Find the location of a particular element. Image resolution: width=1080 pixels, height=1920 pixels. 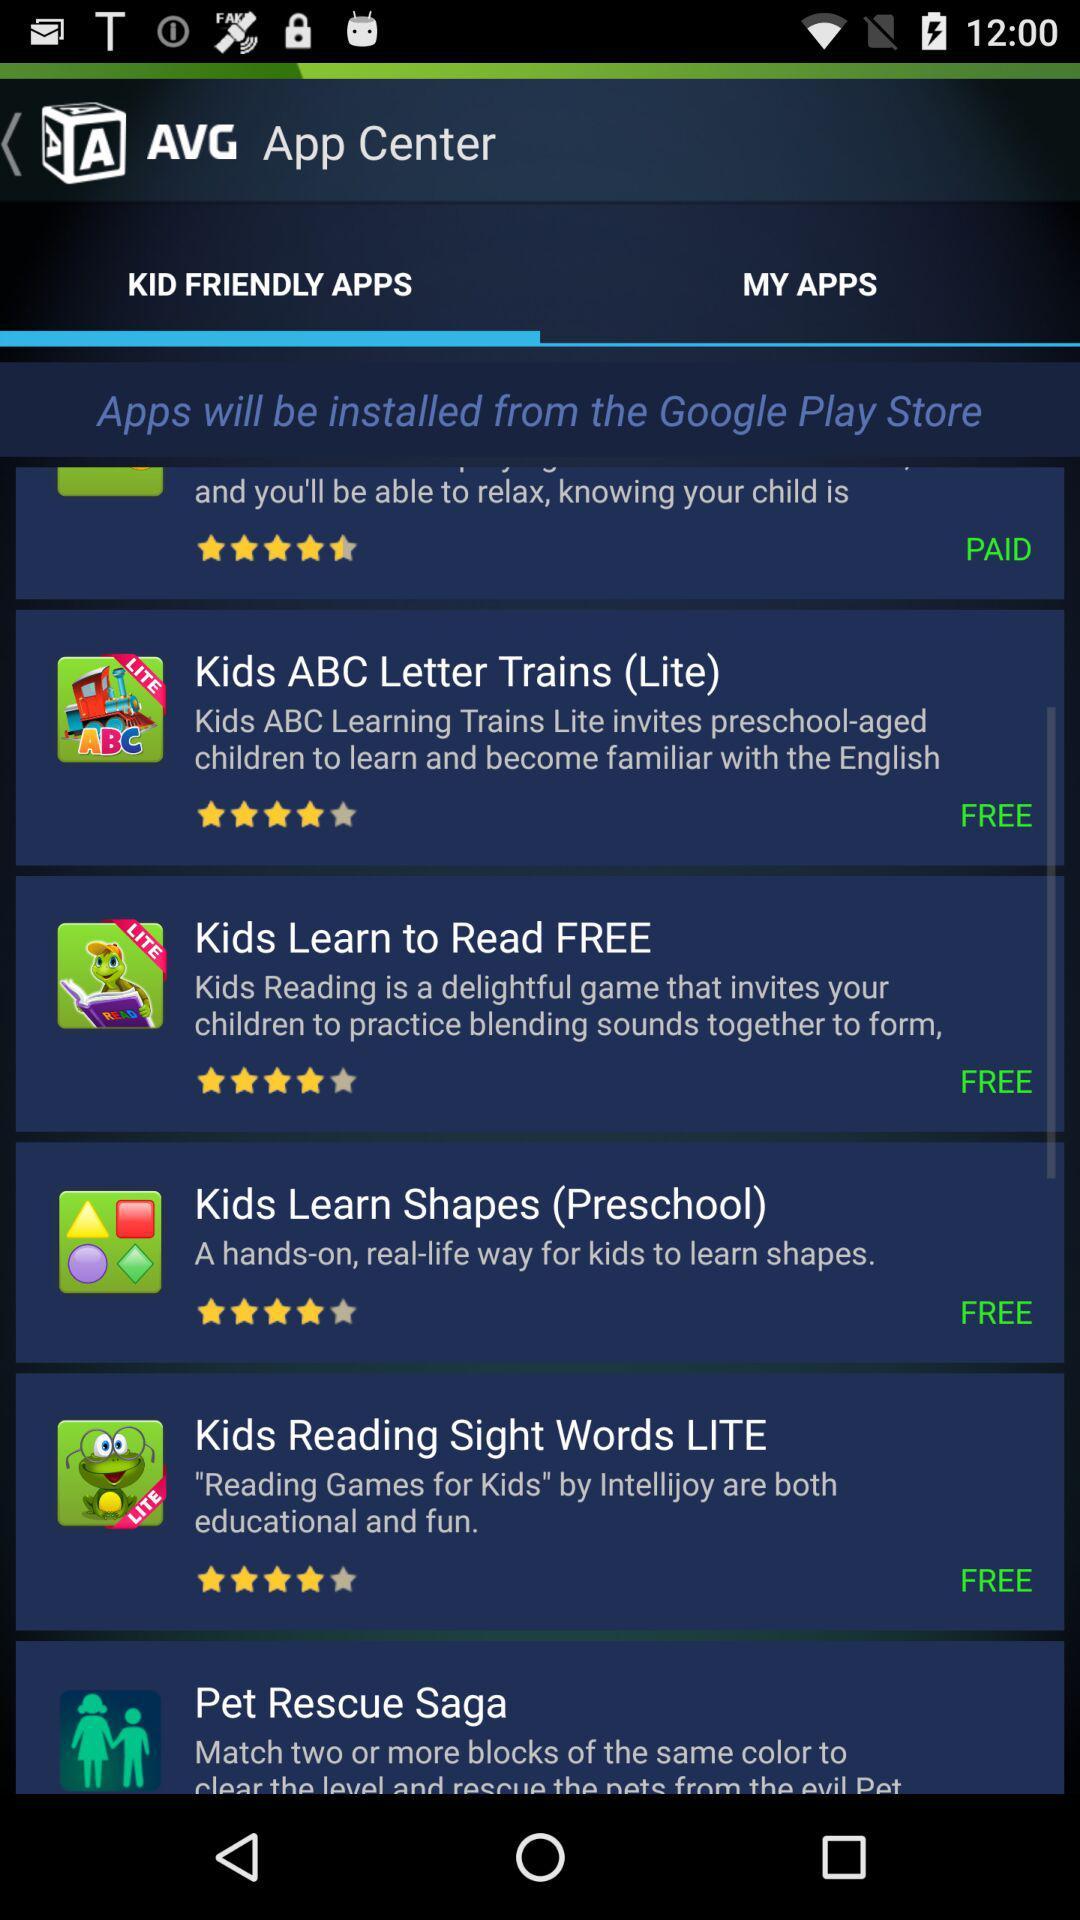

icon below pet rescue saga is located at coordinates (612, 1761).